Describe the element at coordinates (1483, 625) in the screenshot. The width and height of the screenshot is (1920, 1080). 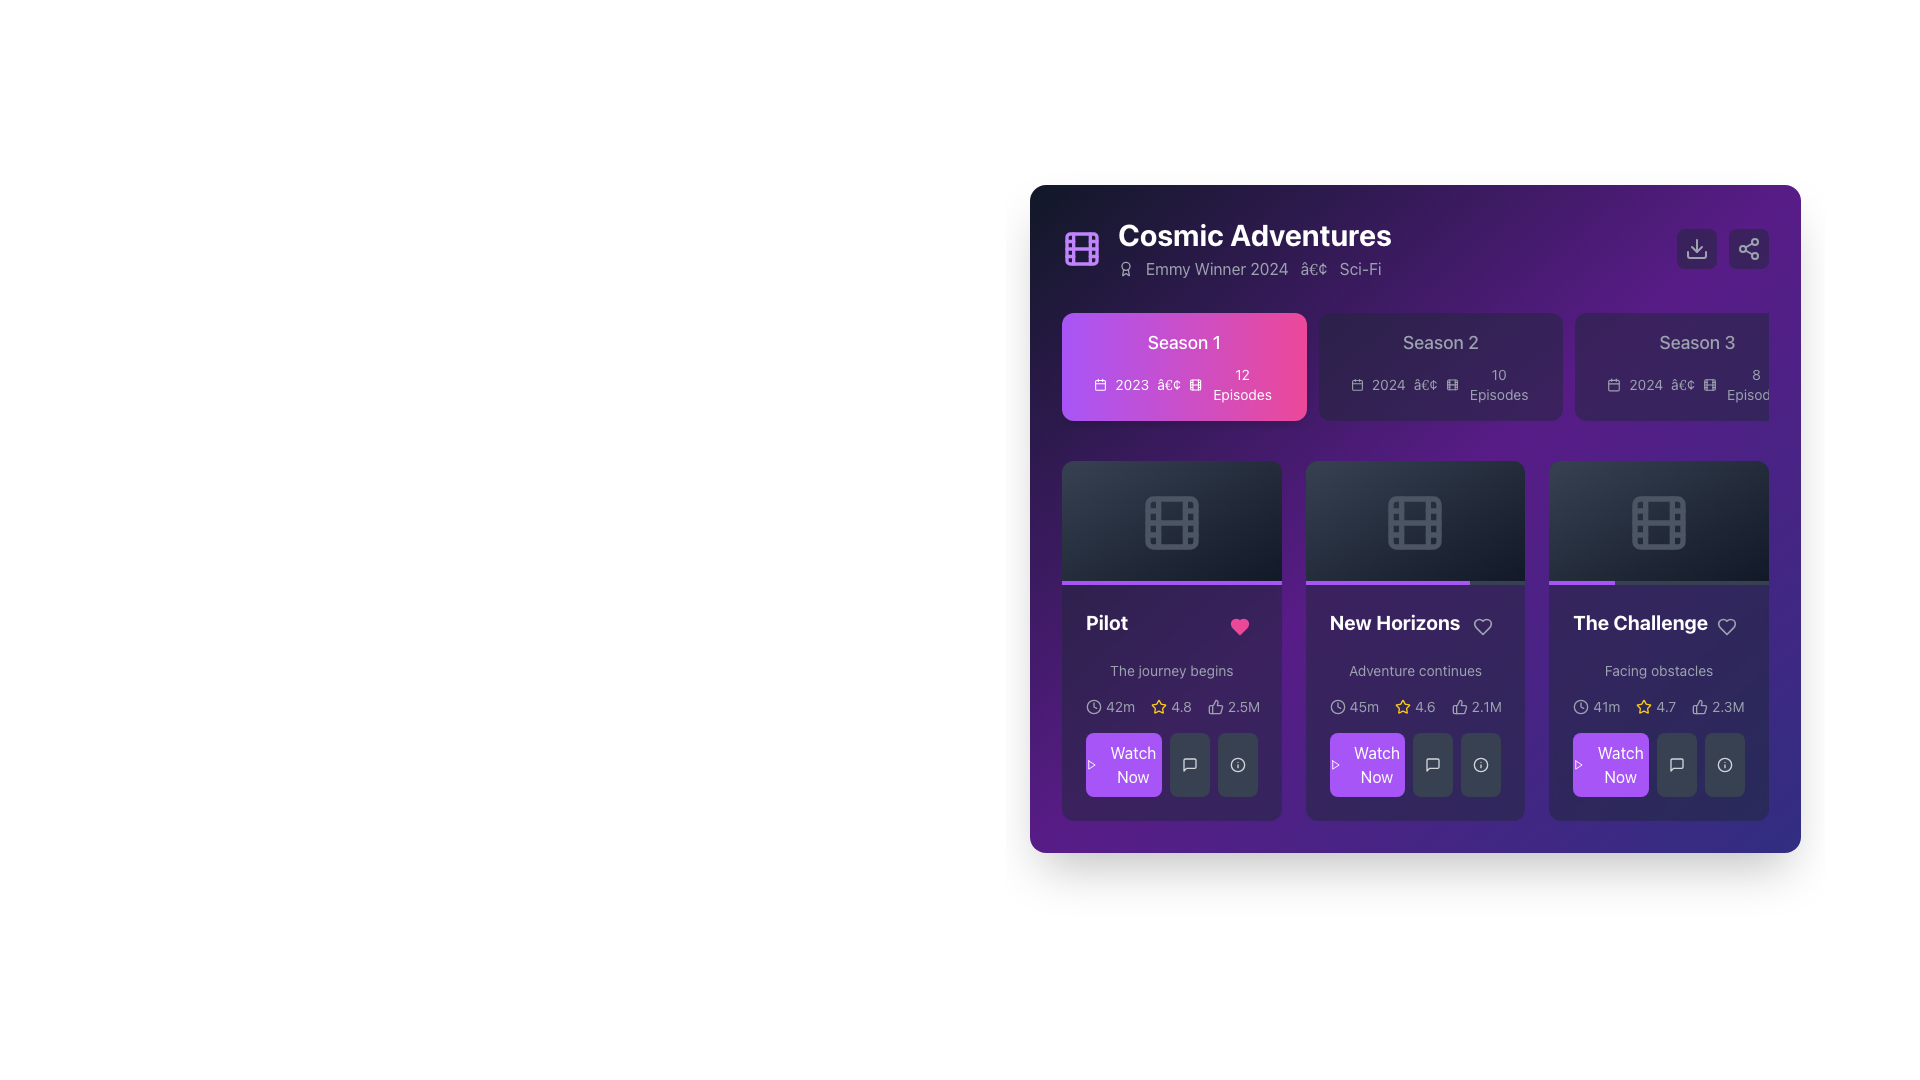
I see `the heart-shaped interactive icon located to the right of the 'New Horizons' title to favorite the episode` at that location.